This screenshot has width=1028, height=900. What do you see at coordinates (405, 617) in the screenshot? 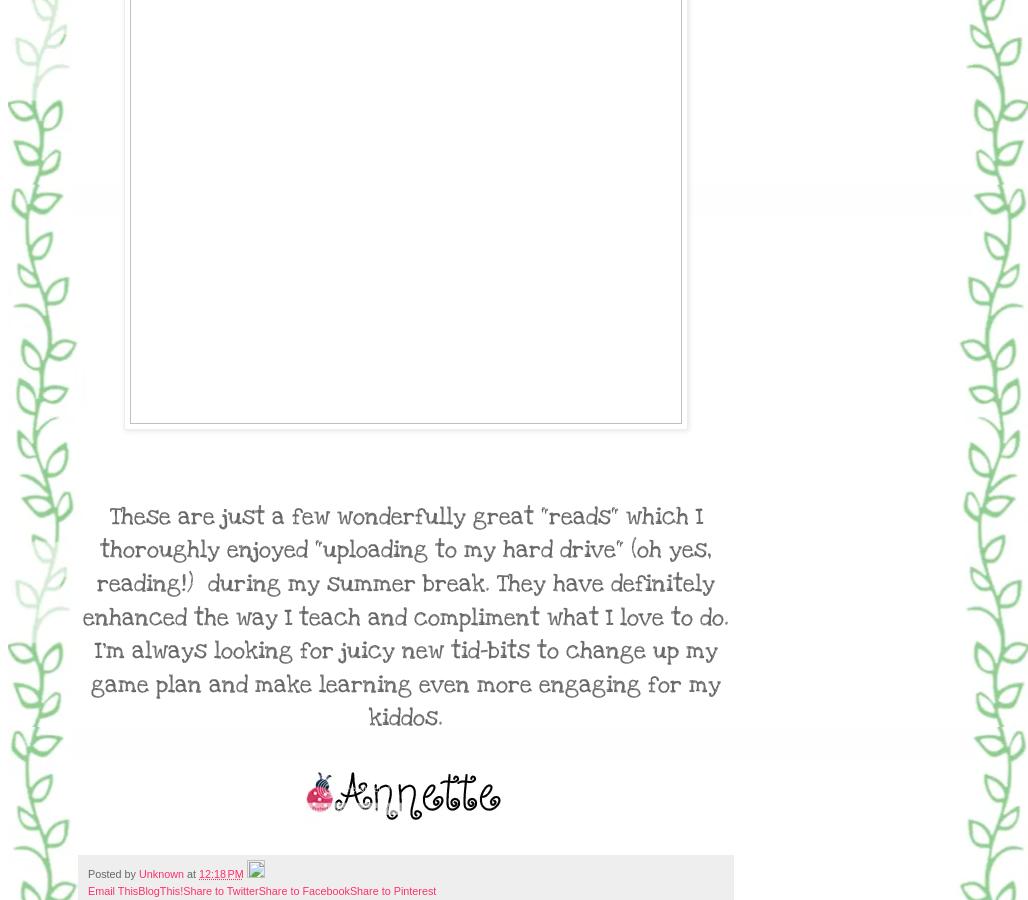
I see `'These are just a few wonderfully great "reads" which I thoroughly enjoyed "uploading to my hard drive" (oh yes, reading!)  during my summer break. They have definitely enhanced the way I teach and compliment what I love to do. I'm always looking for juicy new tid-bits to change up my game plan and make learning even more engaging for my kiddos.'` at bounding box center [405, 617].